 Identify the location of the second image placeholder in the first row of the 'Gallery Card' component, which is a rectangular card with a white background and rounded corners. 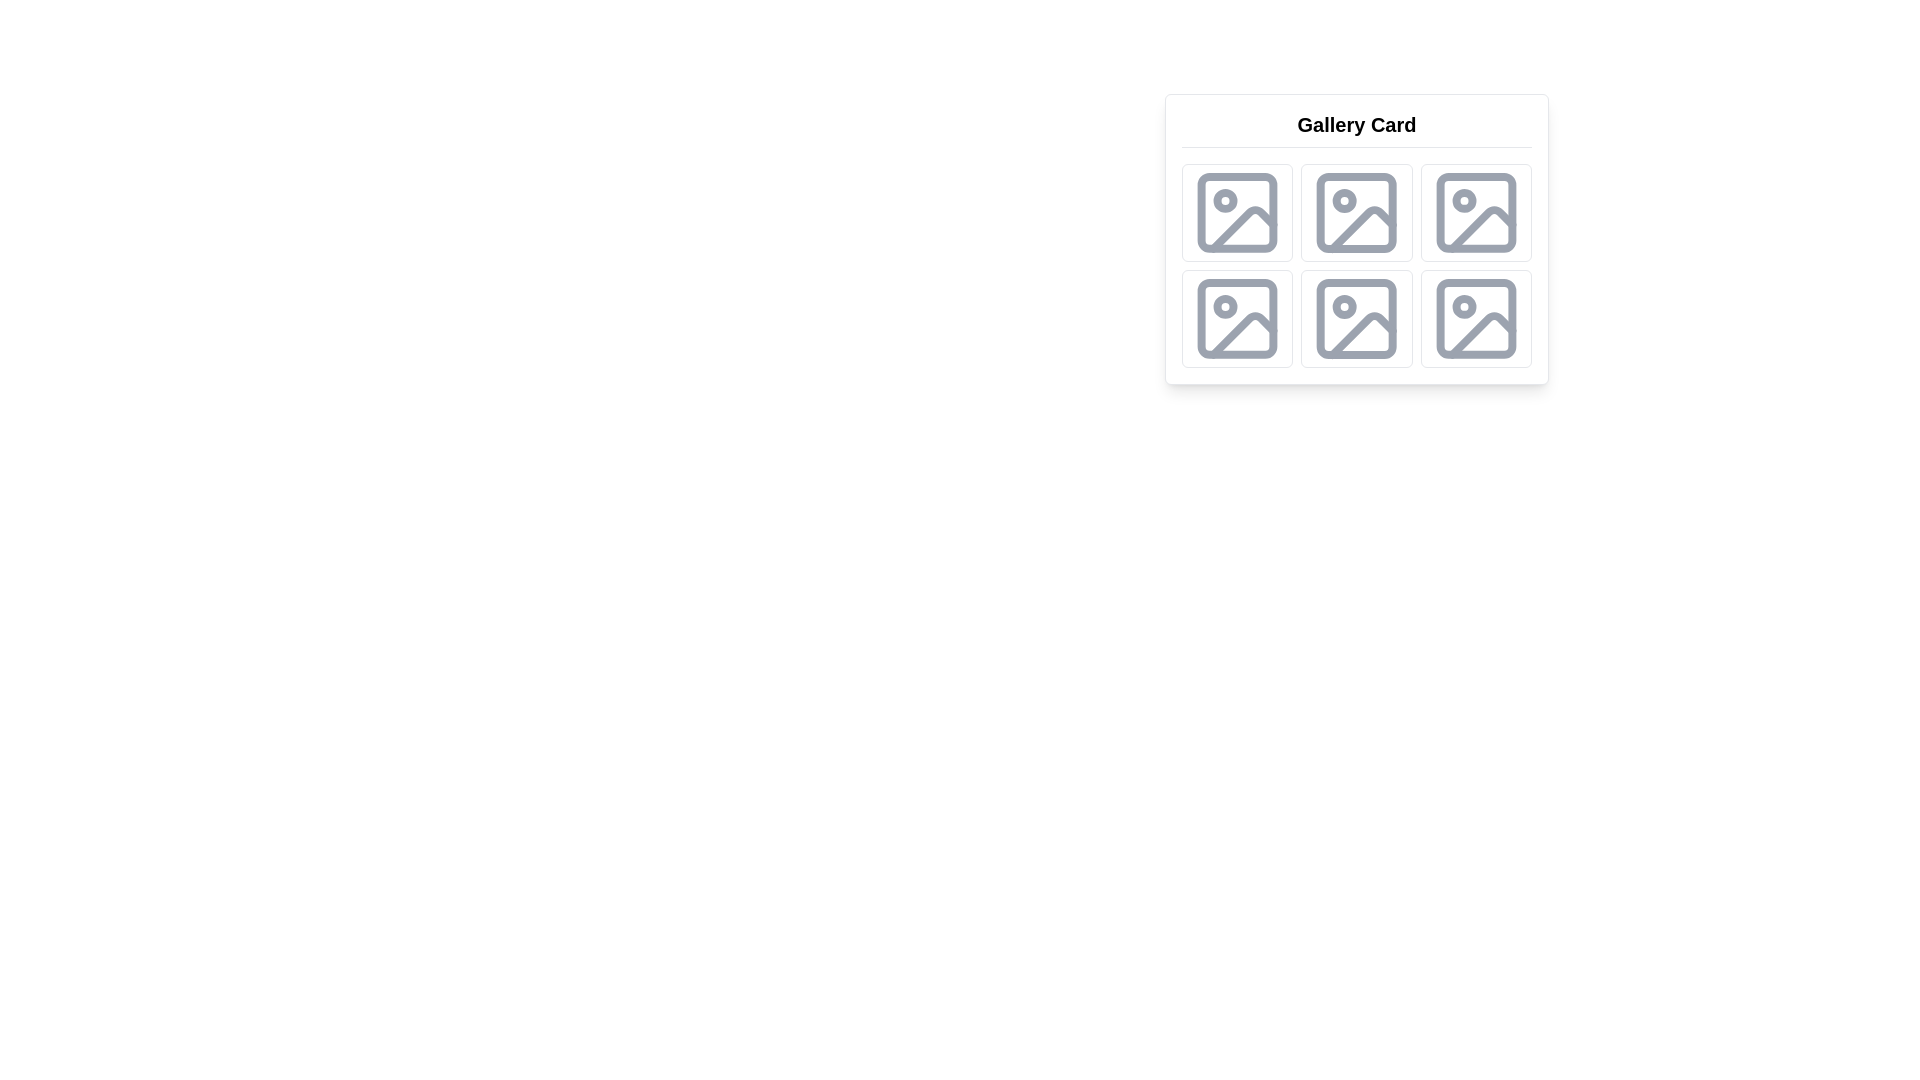
(1357, 238).